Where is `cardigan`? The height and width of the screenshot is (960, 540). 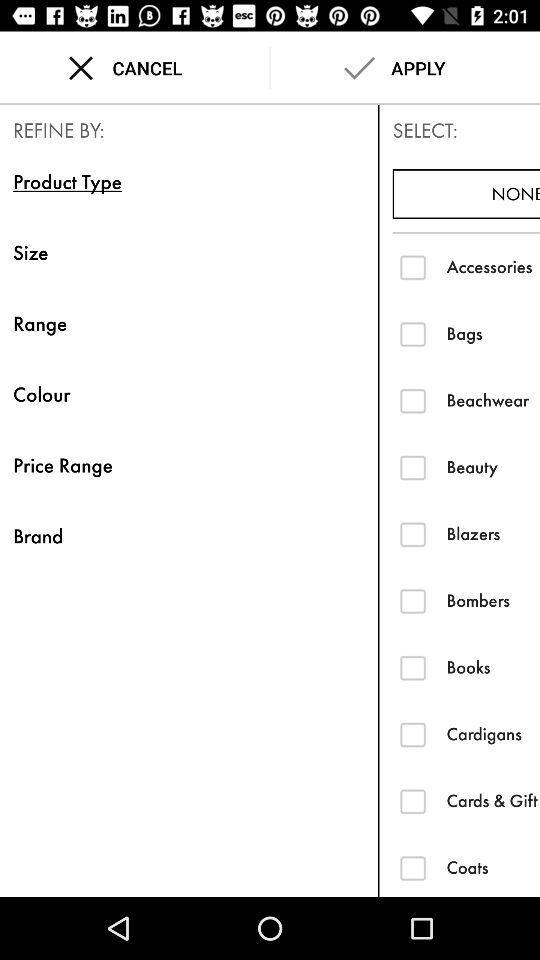 cardigan is located at coordinates (412, 733).